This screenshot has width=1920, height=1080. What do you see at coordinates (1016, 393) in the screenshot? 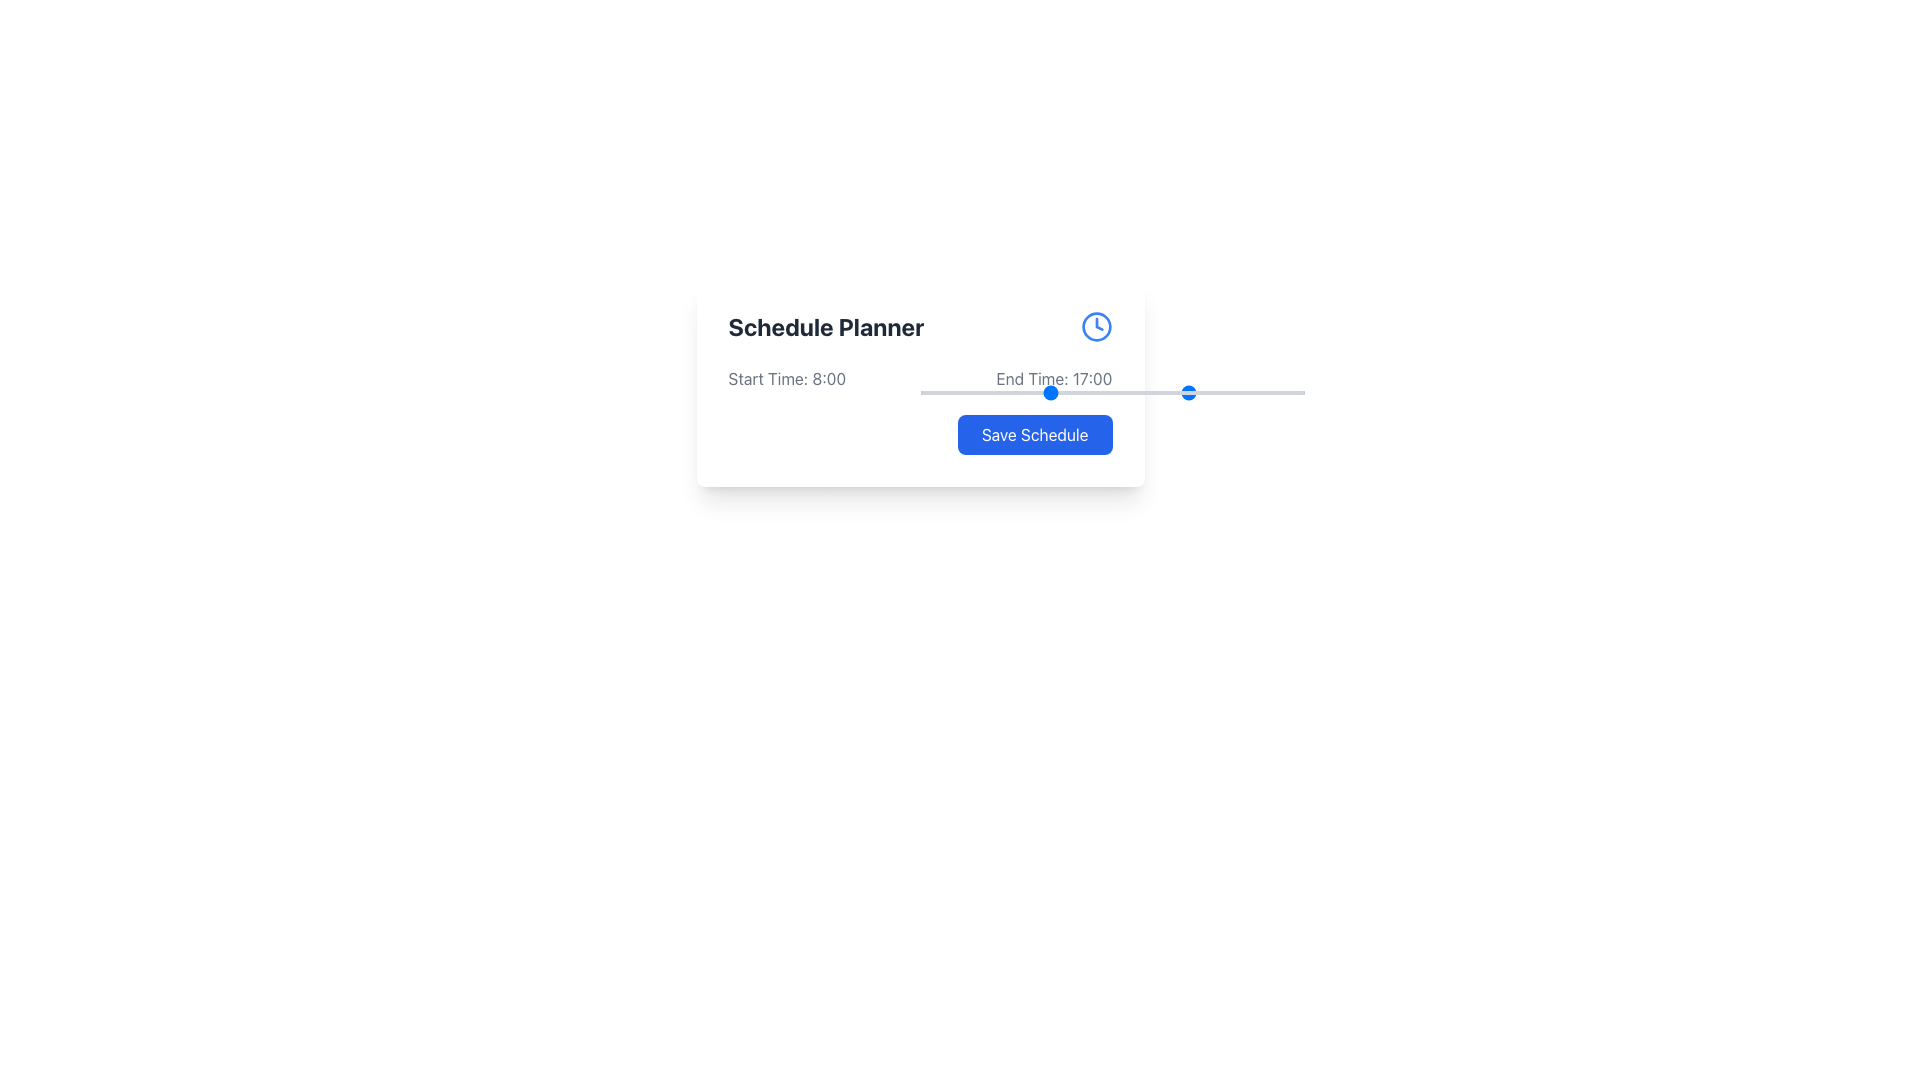
I see `the end time` at bounding box center [1016, 393].